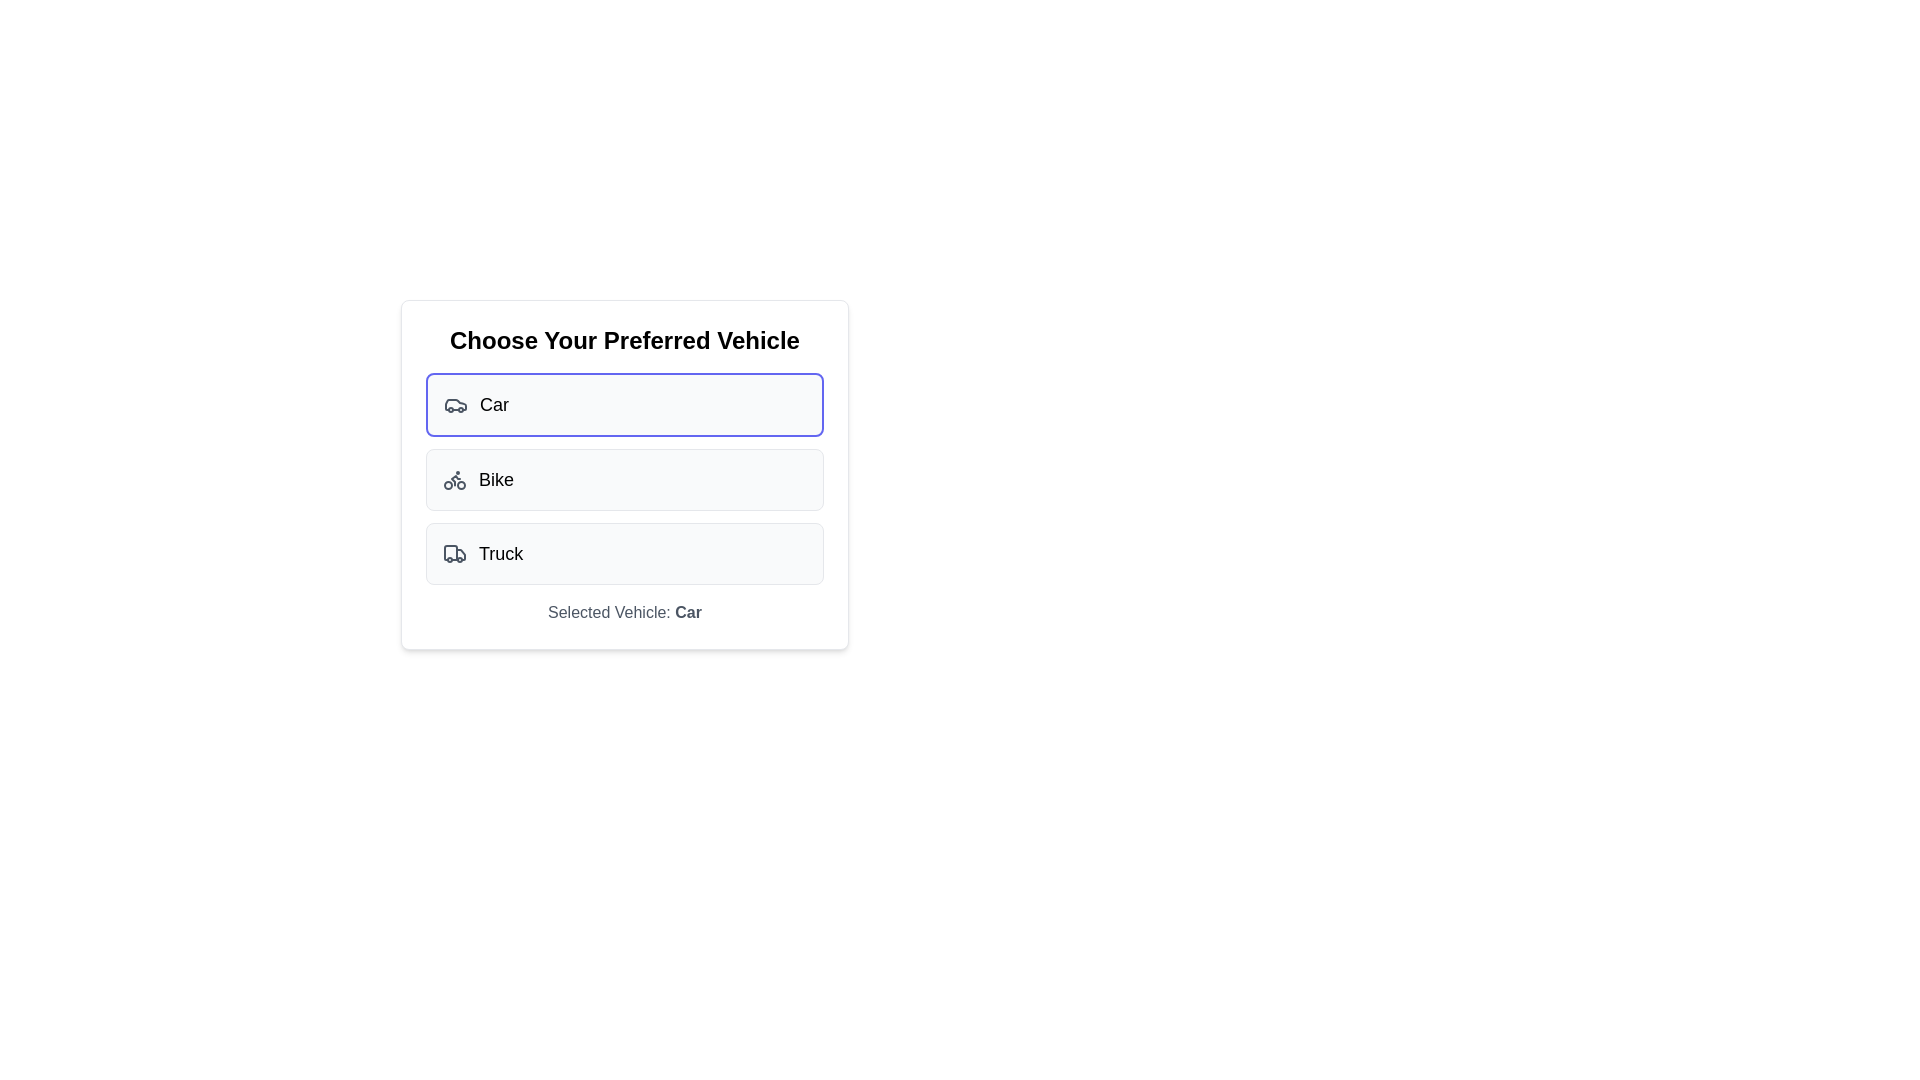  Describe the element at coordinates (455, 405) in the screenshot. I see `the car icon located in the top-left corner of the first item in a vertical list of options within a selection panel` at that location.